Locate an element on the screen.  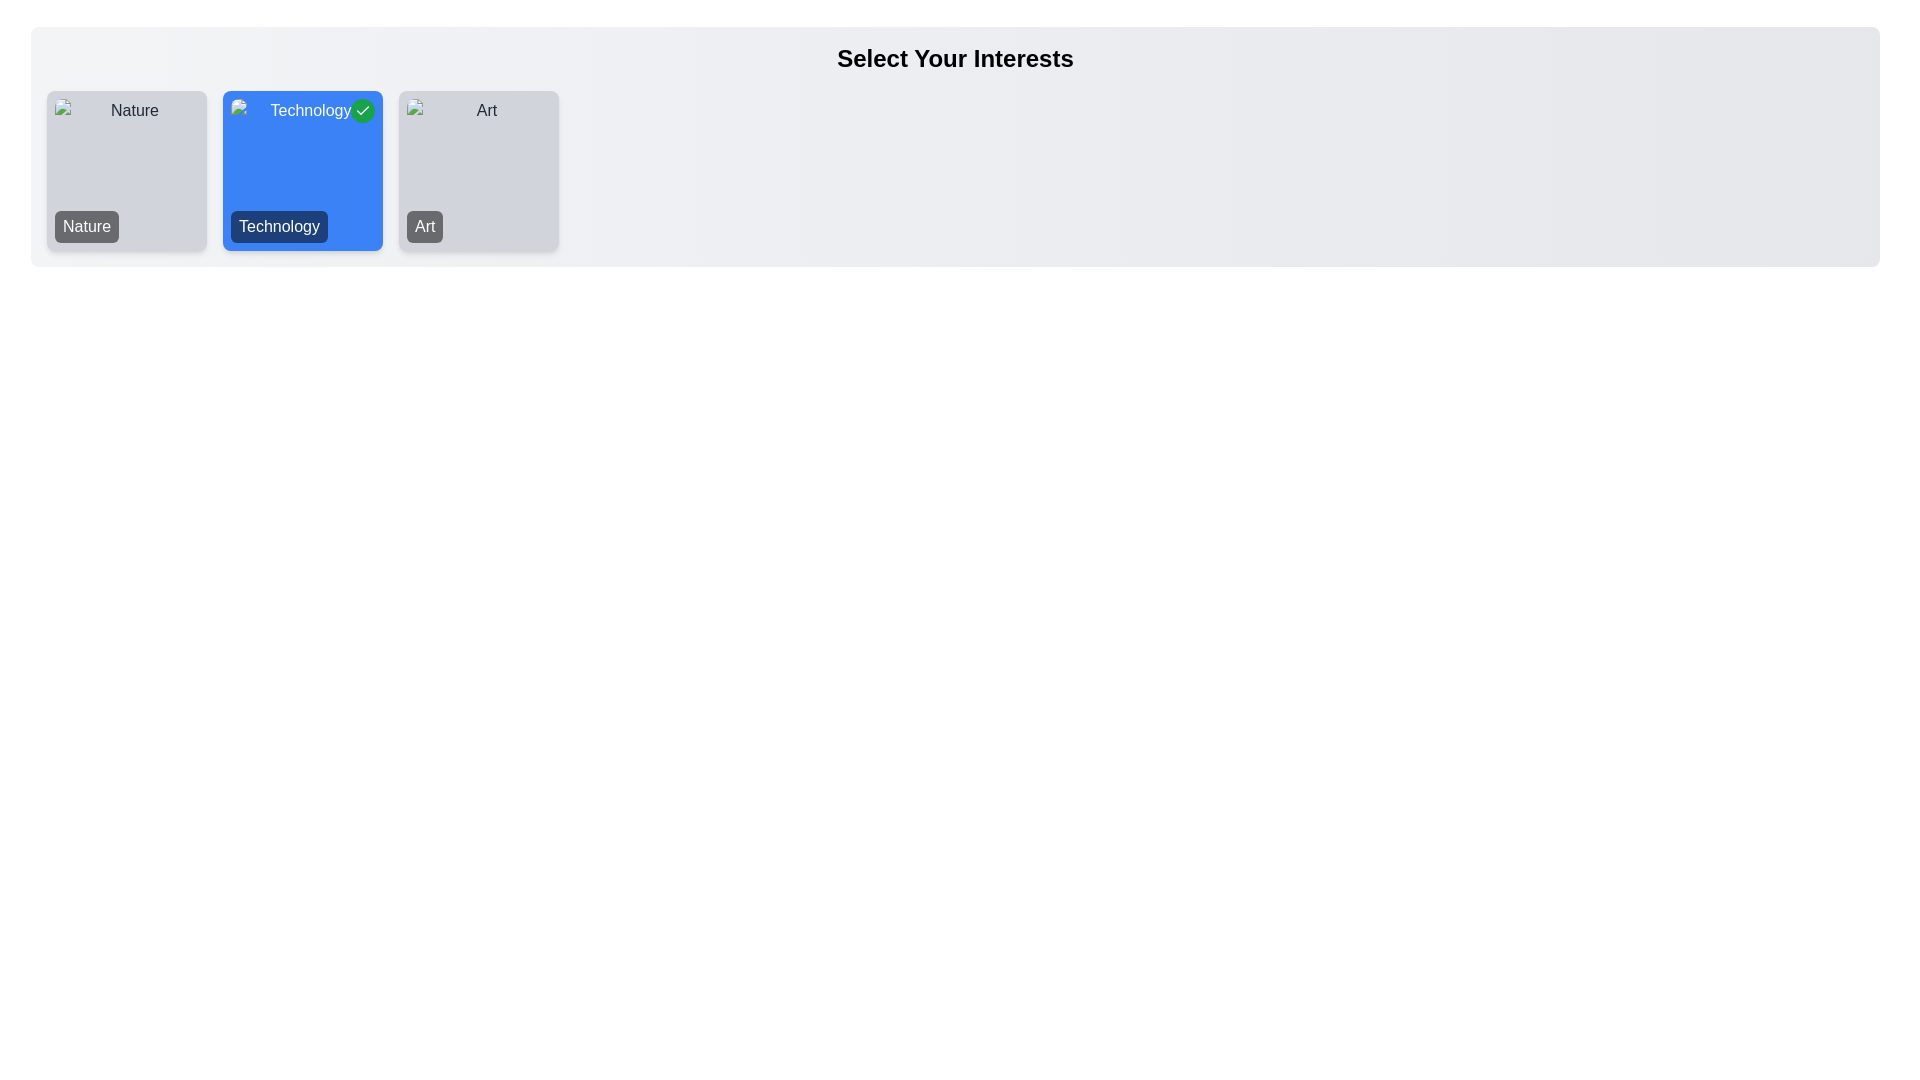
the chip labeled Art is located at coordinates (478, 169).